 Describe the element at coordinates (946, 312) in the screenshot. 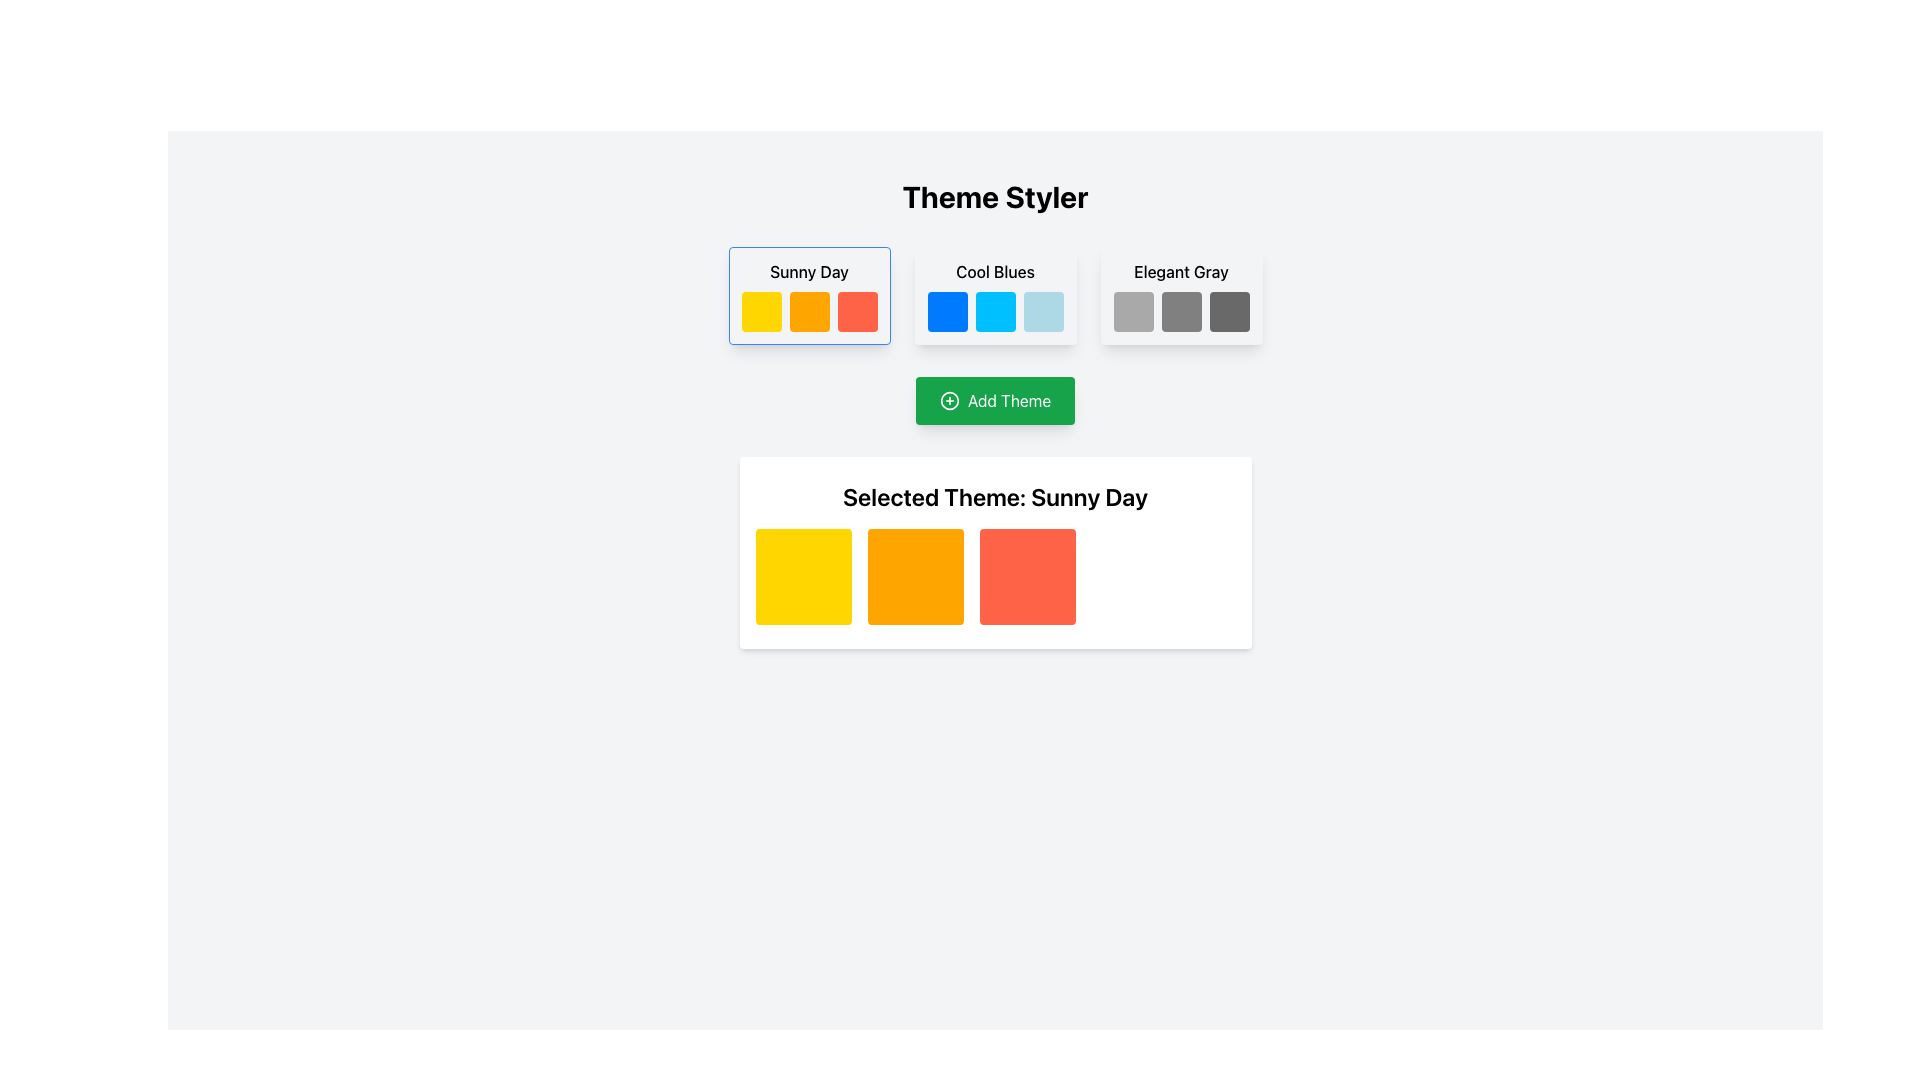

I see `the first blue clickable tile in the 'Cool Blues' group` at that location.